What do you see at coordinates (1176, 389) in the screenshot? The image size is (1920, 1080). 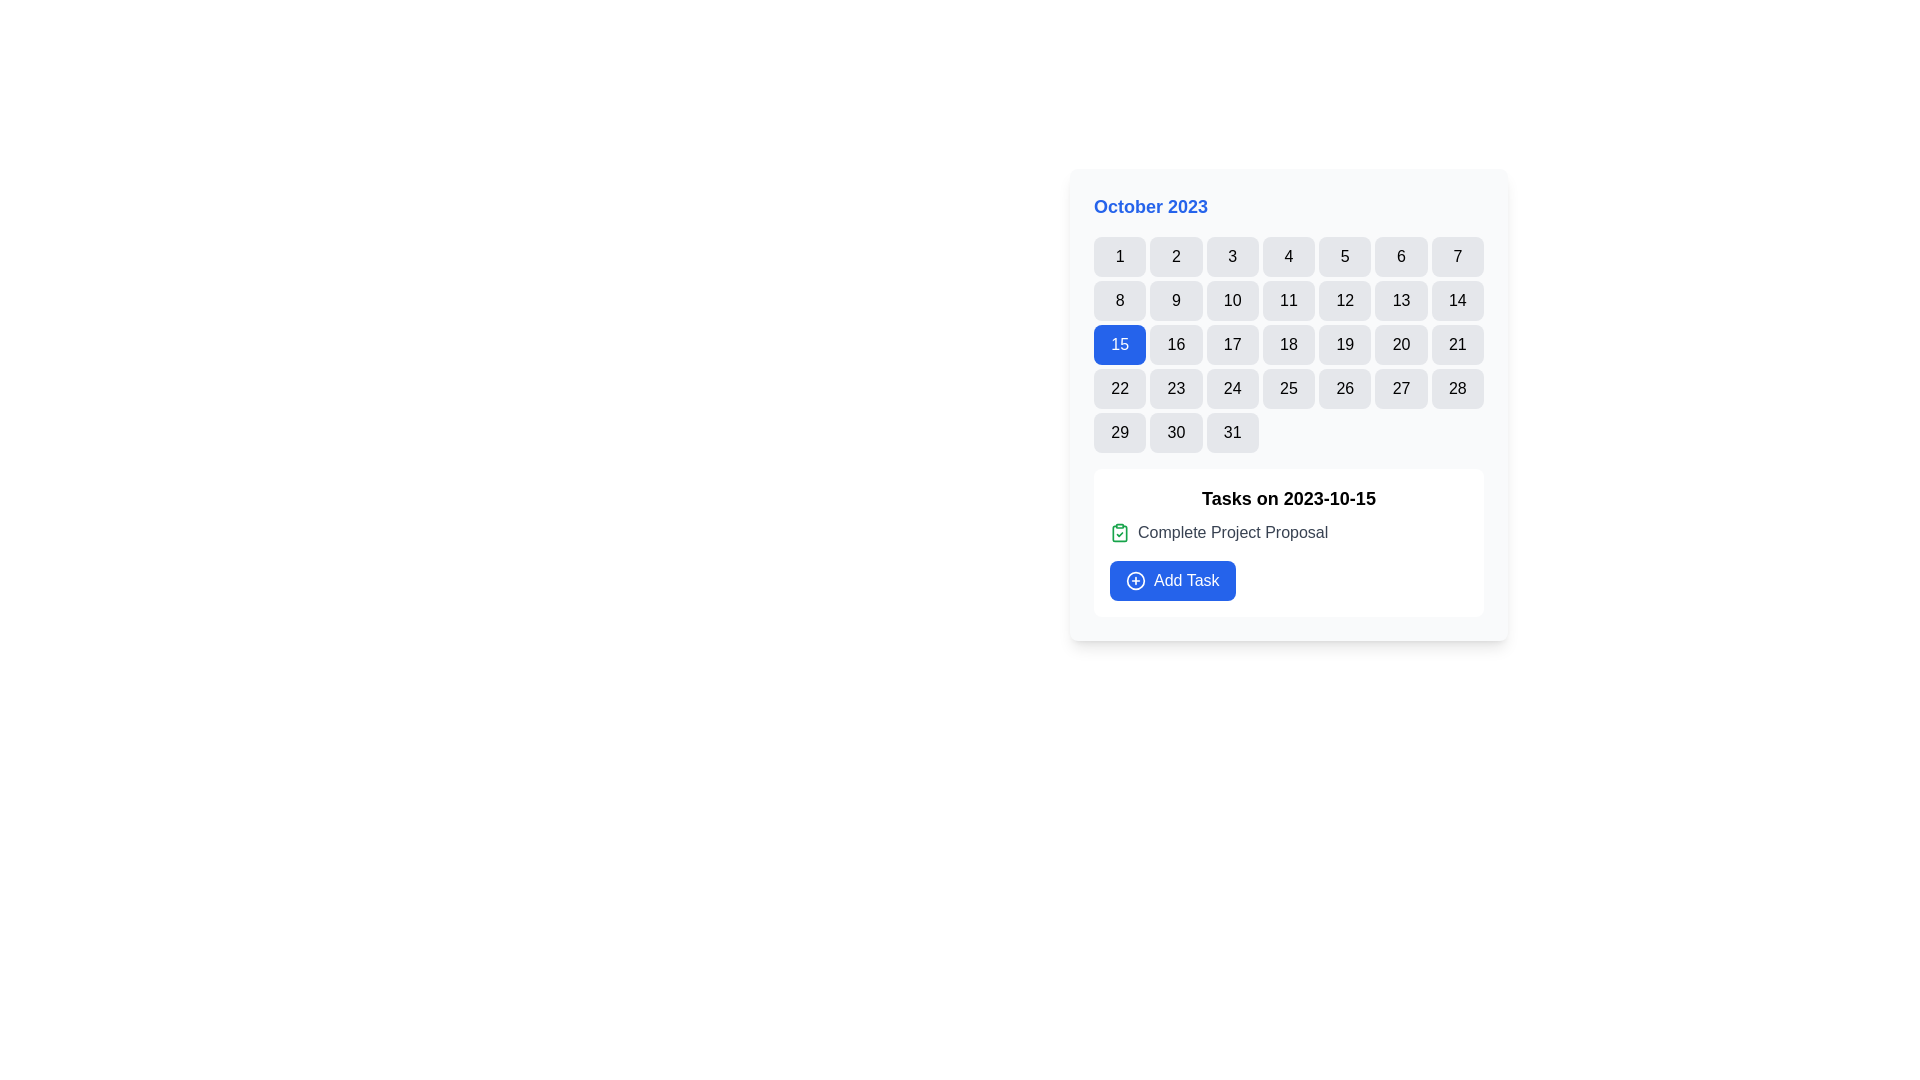 I see `the button representing the 23rd day in the calendar view to change its background color` at bounding box center [1176, 389].